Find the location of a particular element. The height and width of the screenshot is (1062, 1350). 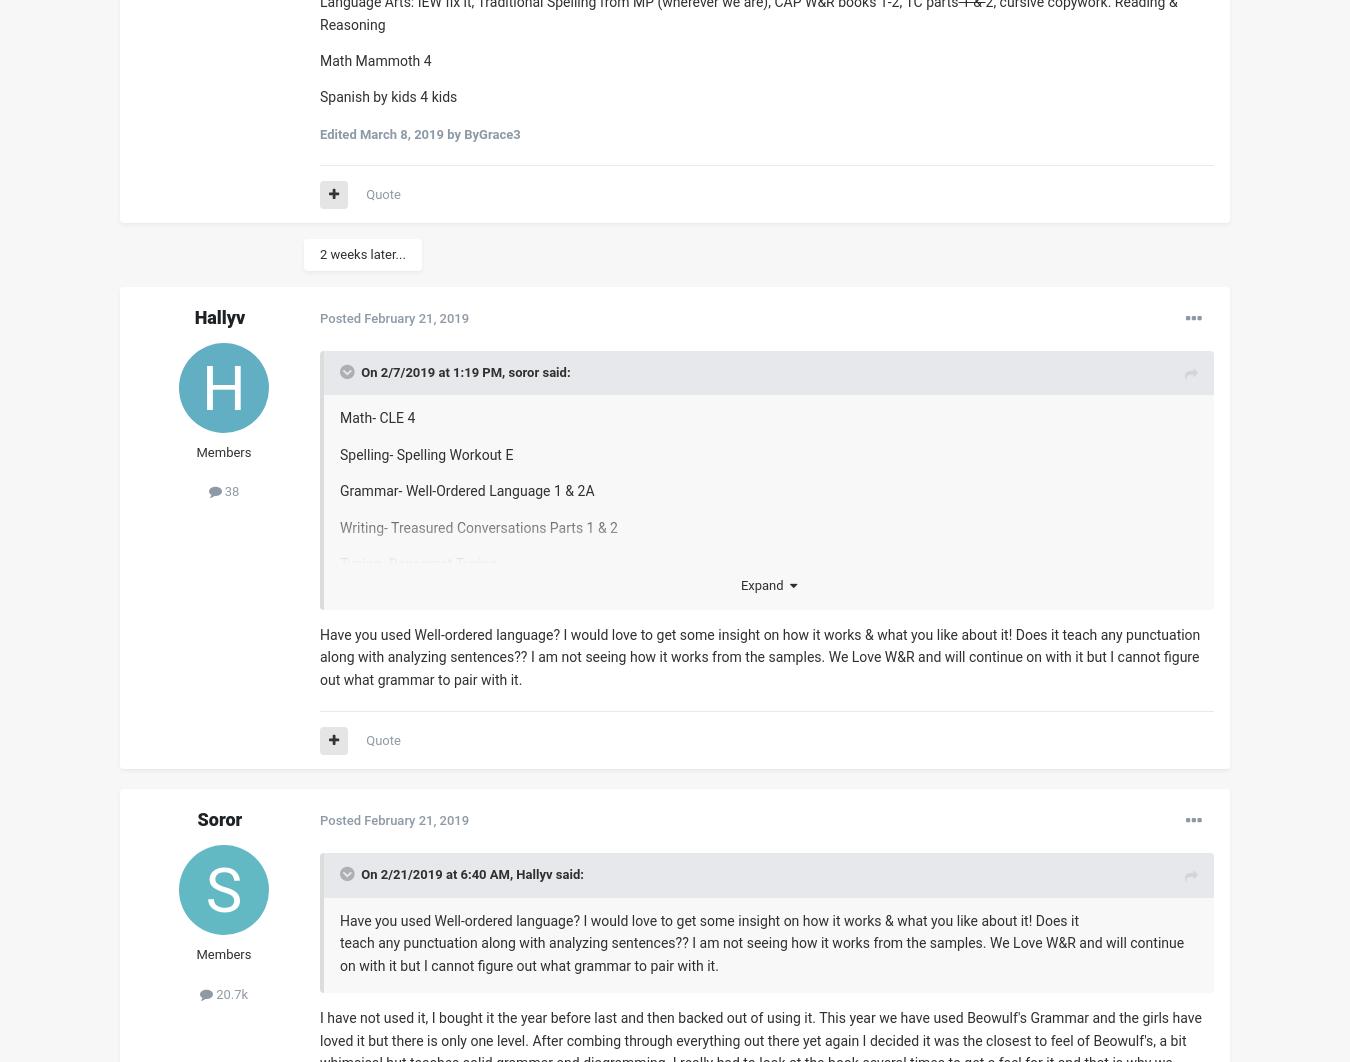

'March 8, 2019' is located at coordinates (400, 133).